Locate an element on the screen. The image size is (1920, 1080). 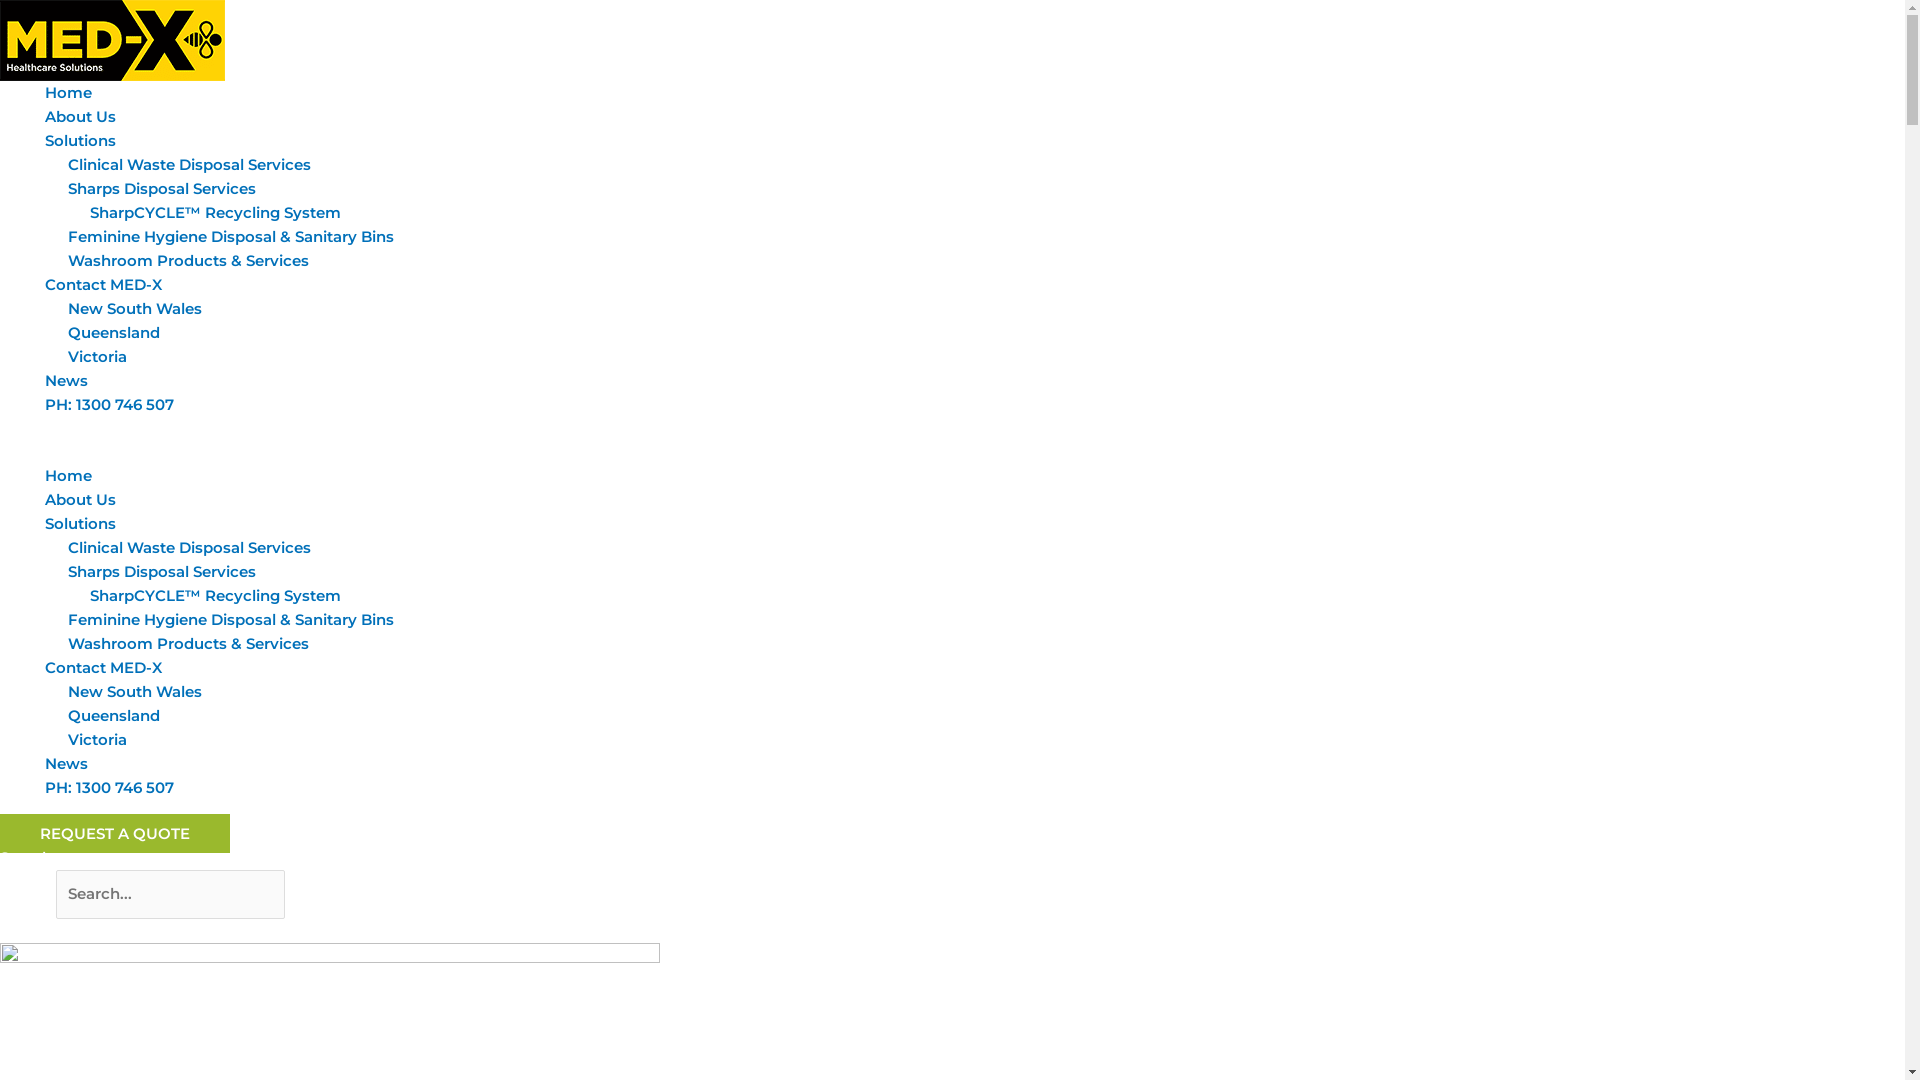
'Solutions' is located at coordinates (80, 139).